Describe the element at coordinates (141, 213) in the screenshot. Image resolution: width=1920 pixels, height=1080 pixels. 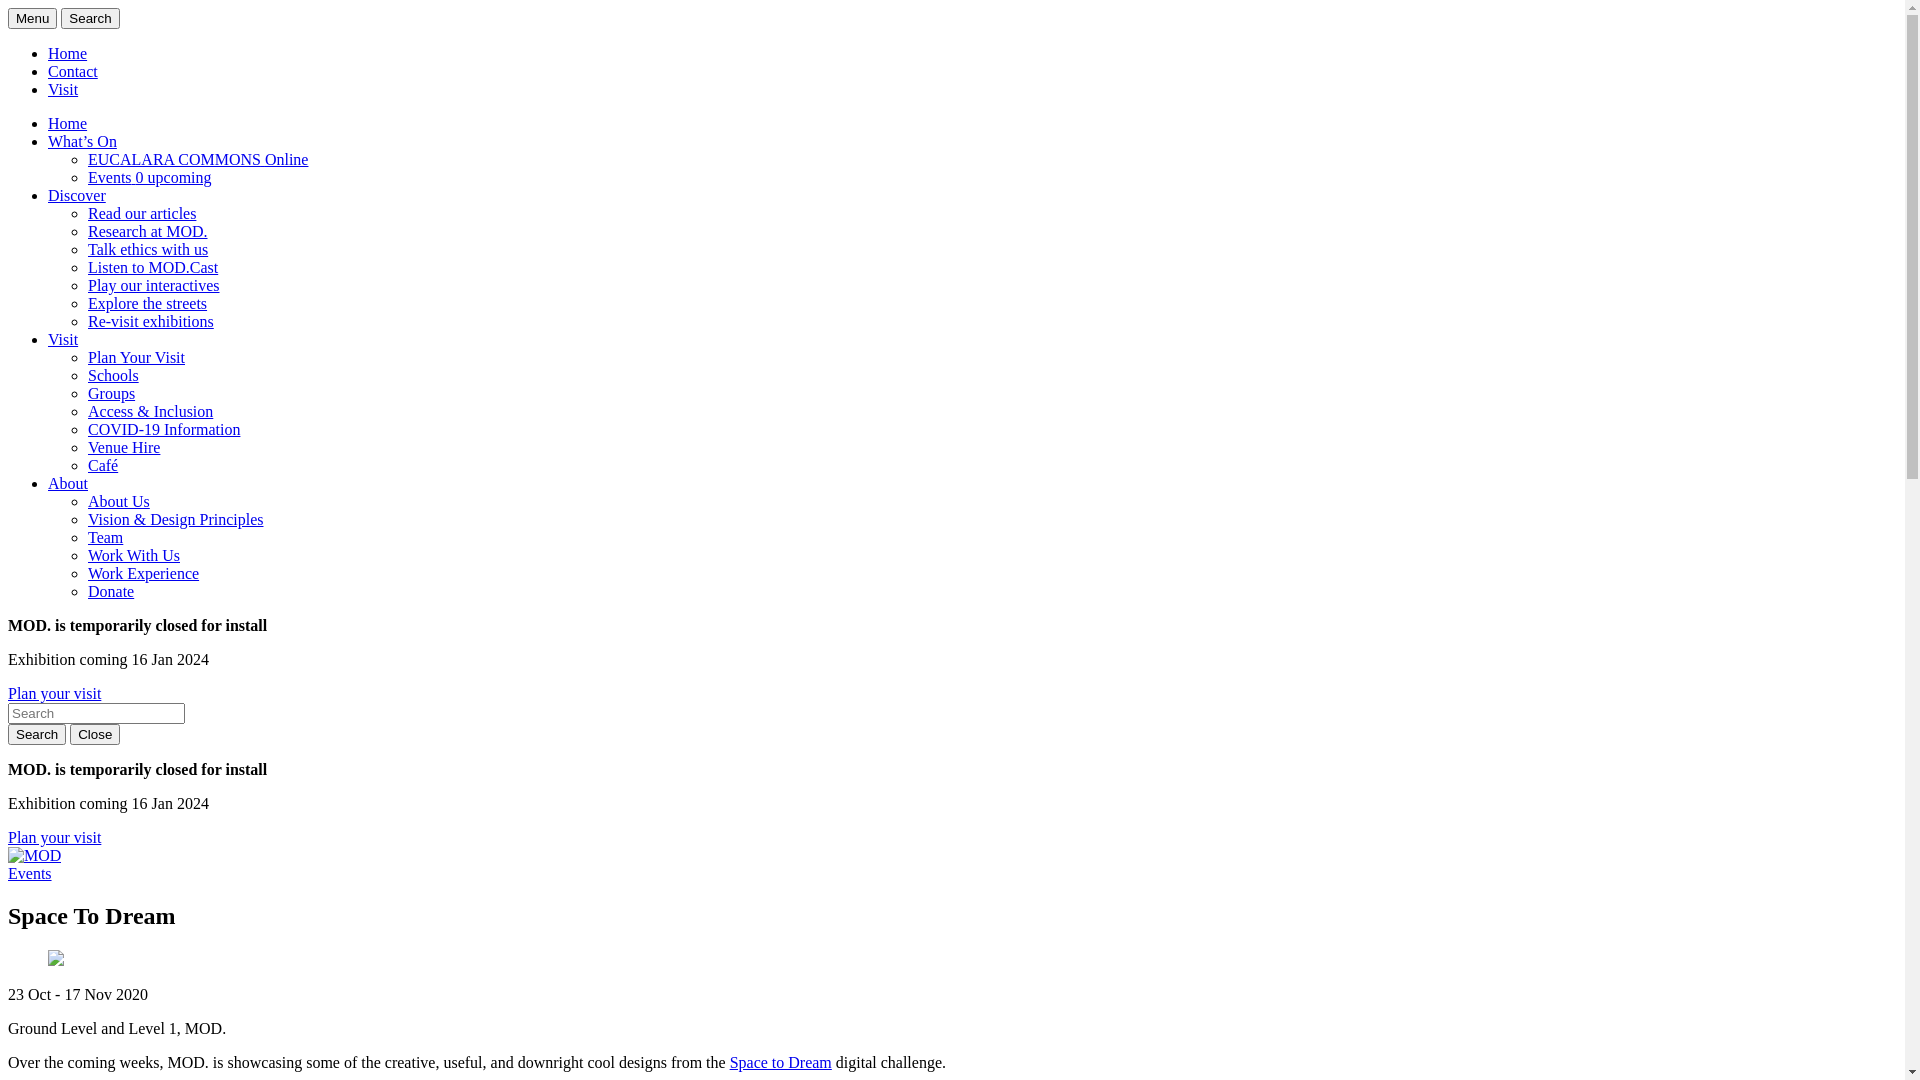
I see `'Read our articles'` at that location.